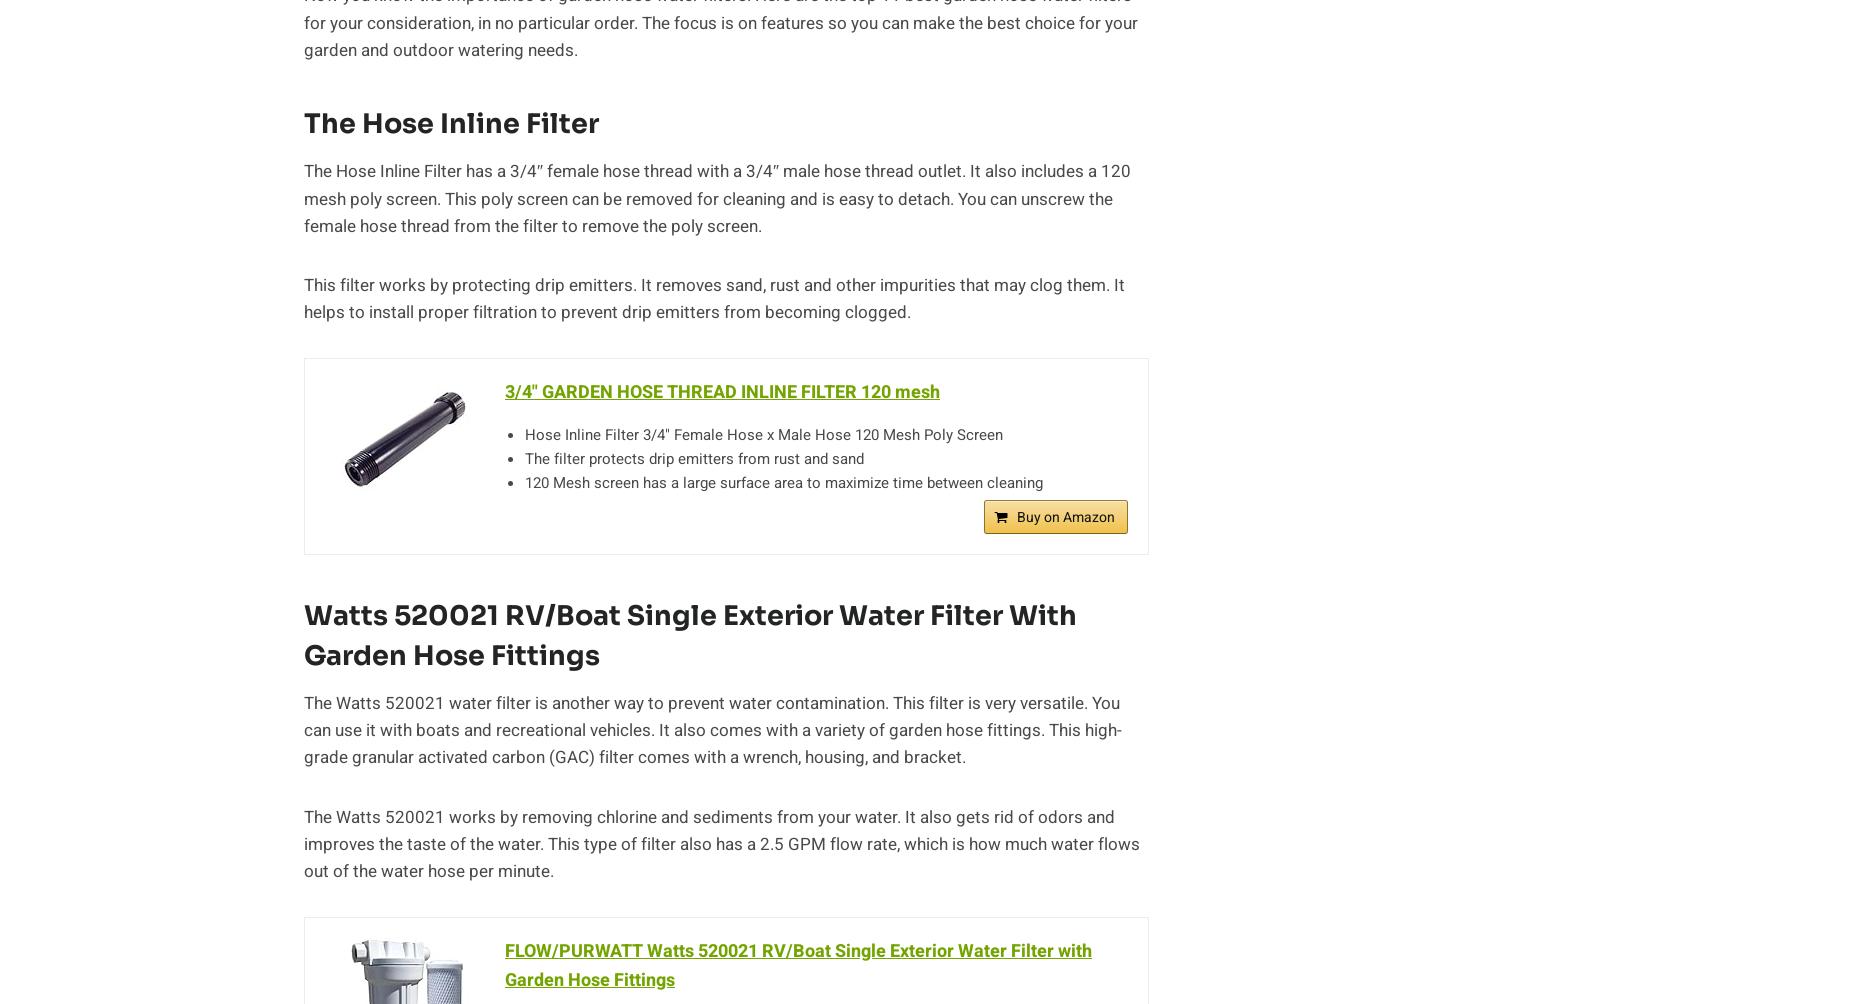 This screenshot has width=1850, height=1004. I want to click on '3/4" GARDEN HOSE THREAD INLINE FILTER 120 mesh', so click(505, 391).